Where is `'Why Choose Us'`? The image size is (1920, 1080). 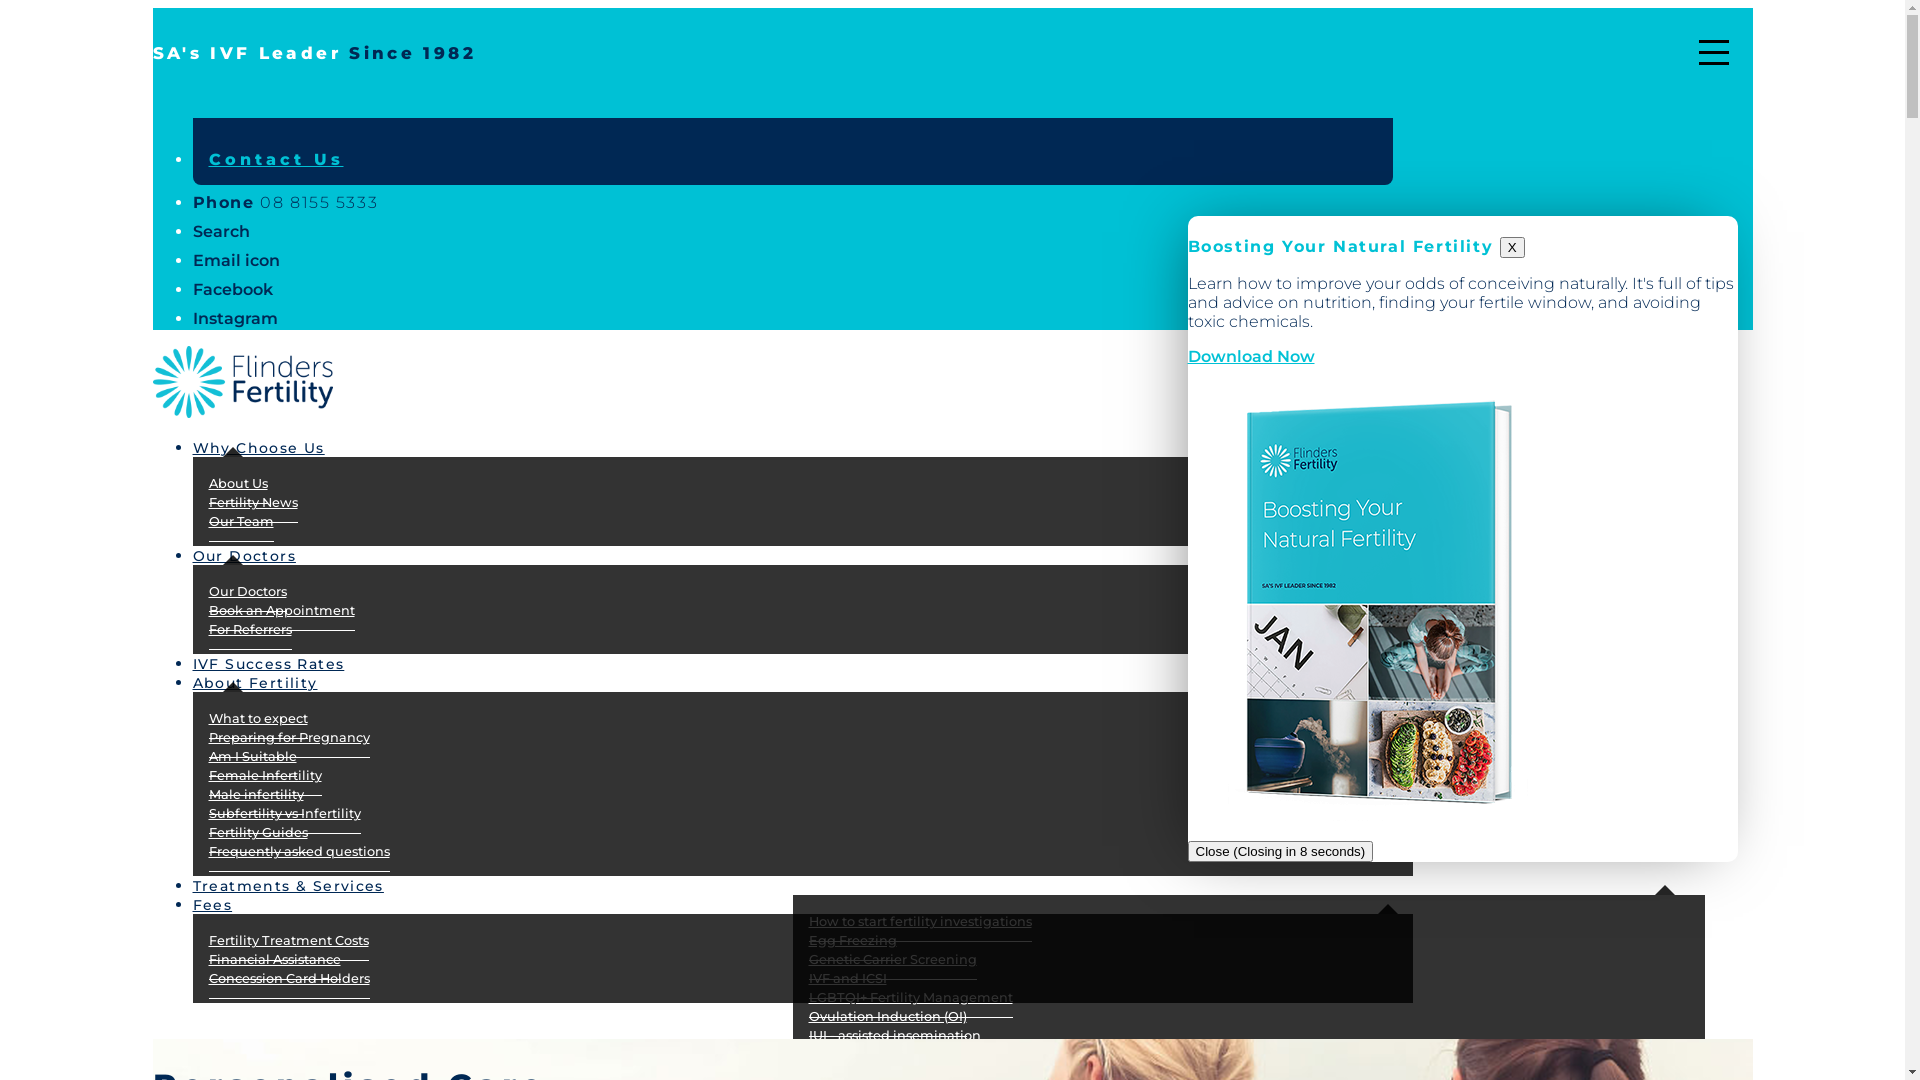
'Why Choose Us' is located at coordinates (272, 442).